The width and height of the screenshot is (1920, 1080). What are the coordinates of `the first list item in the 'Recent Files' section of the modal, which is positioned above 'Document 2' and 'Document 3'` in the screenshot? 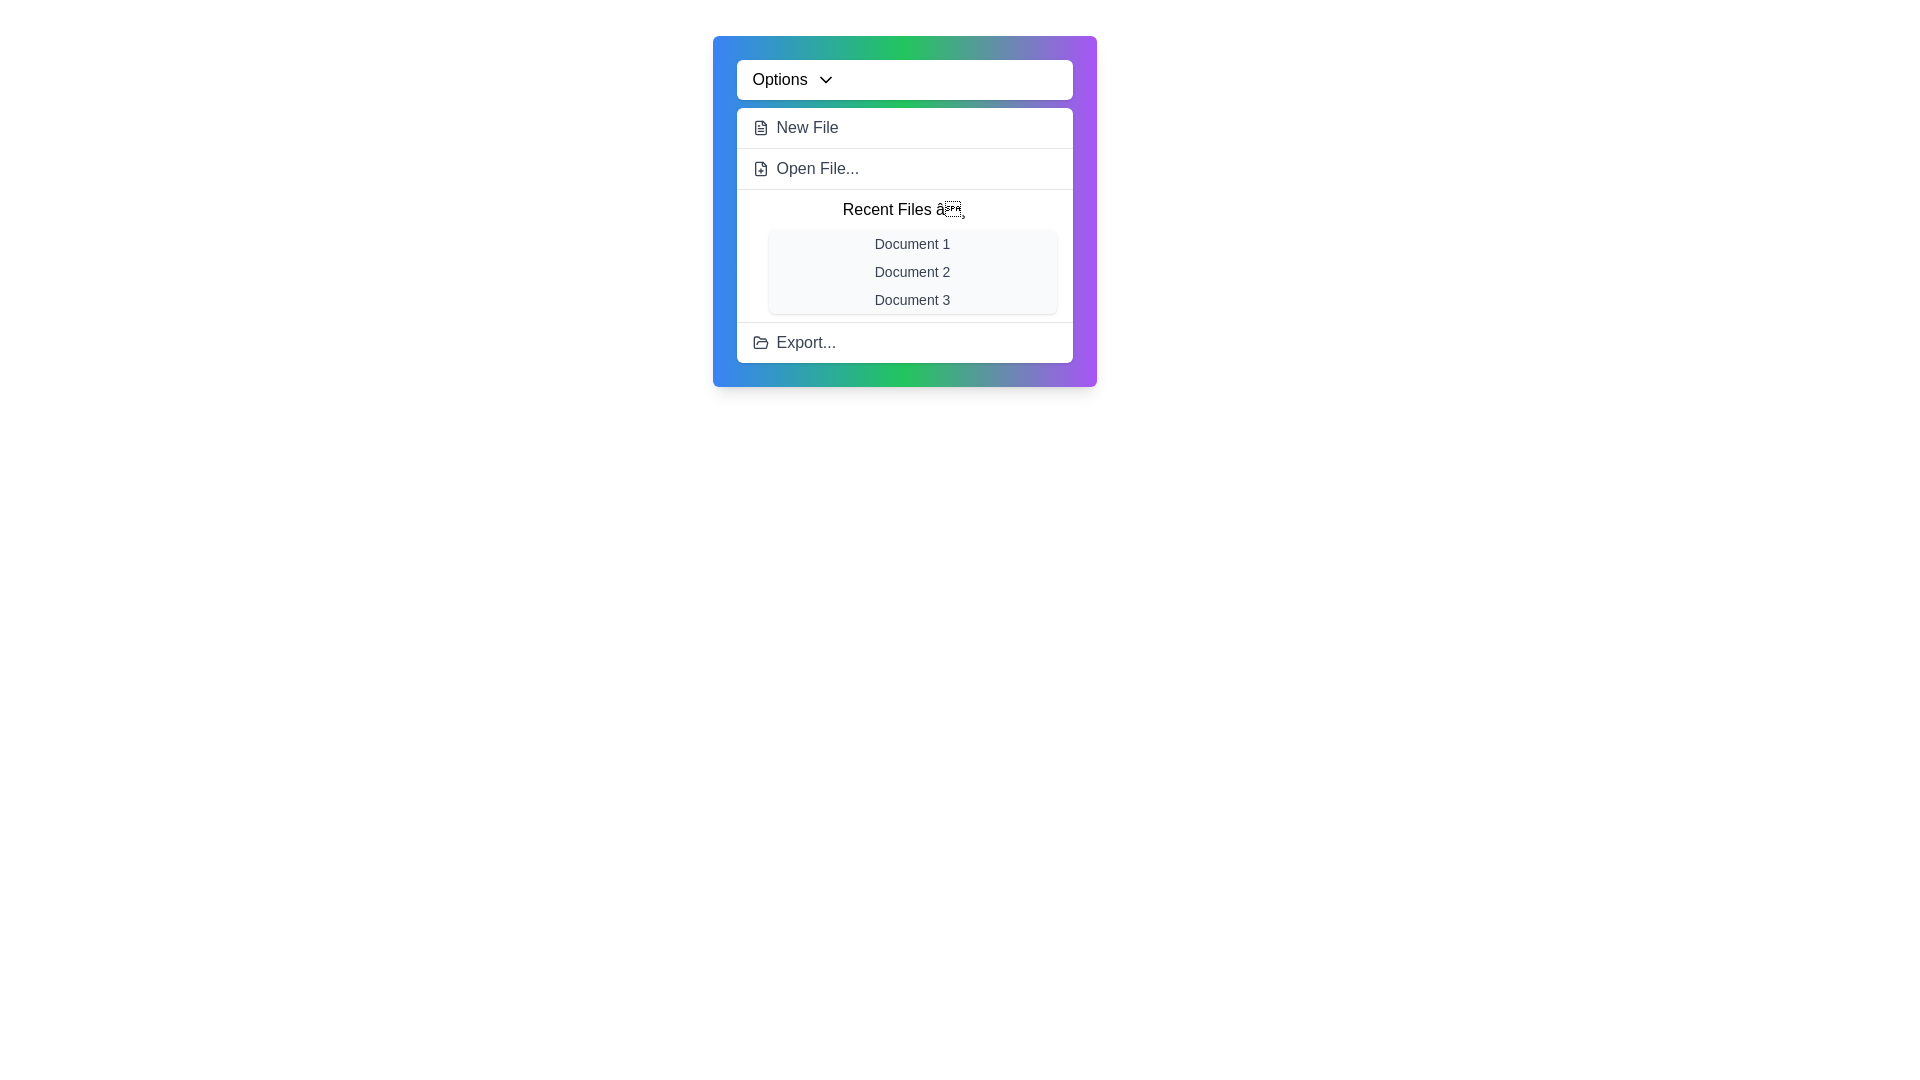 It's located at (911, 242).